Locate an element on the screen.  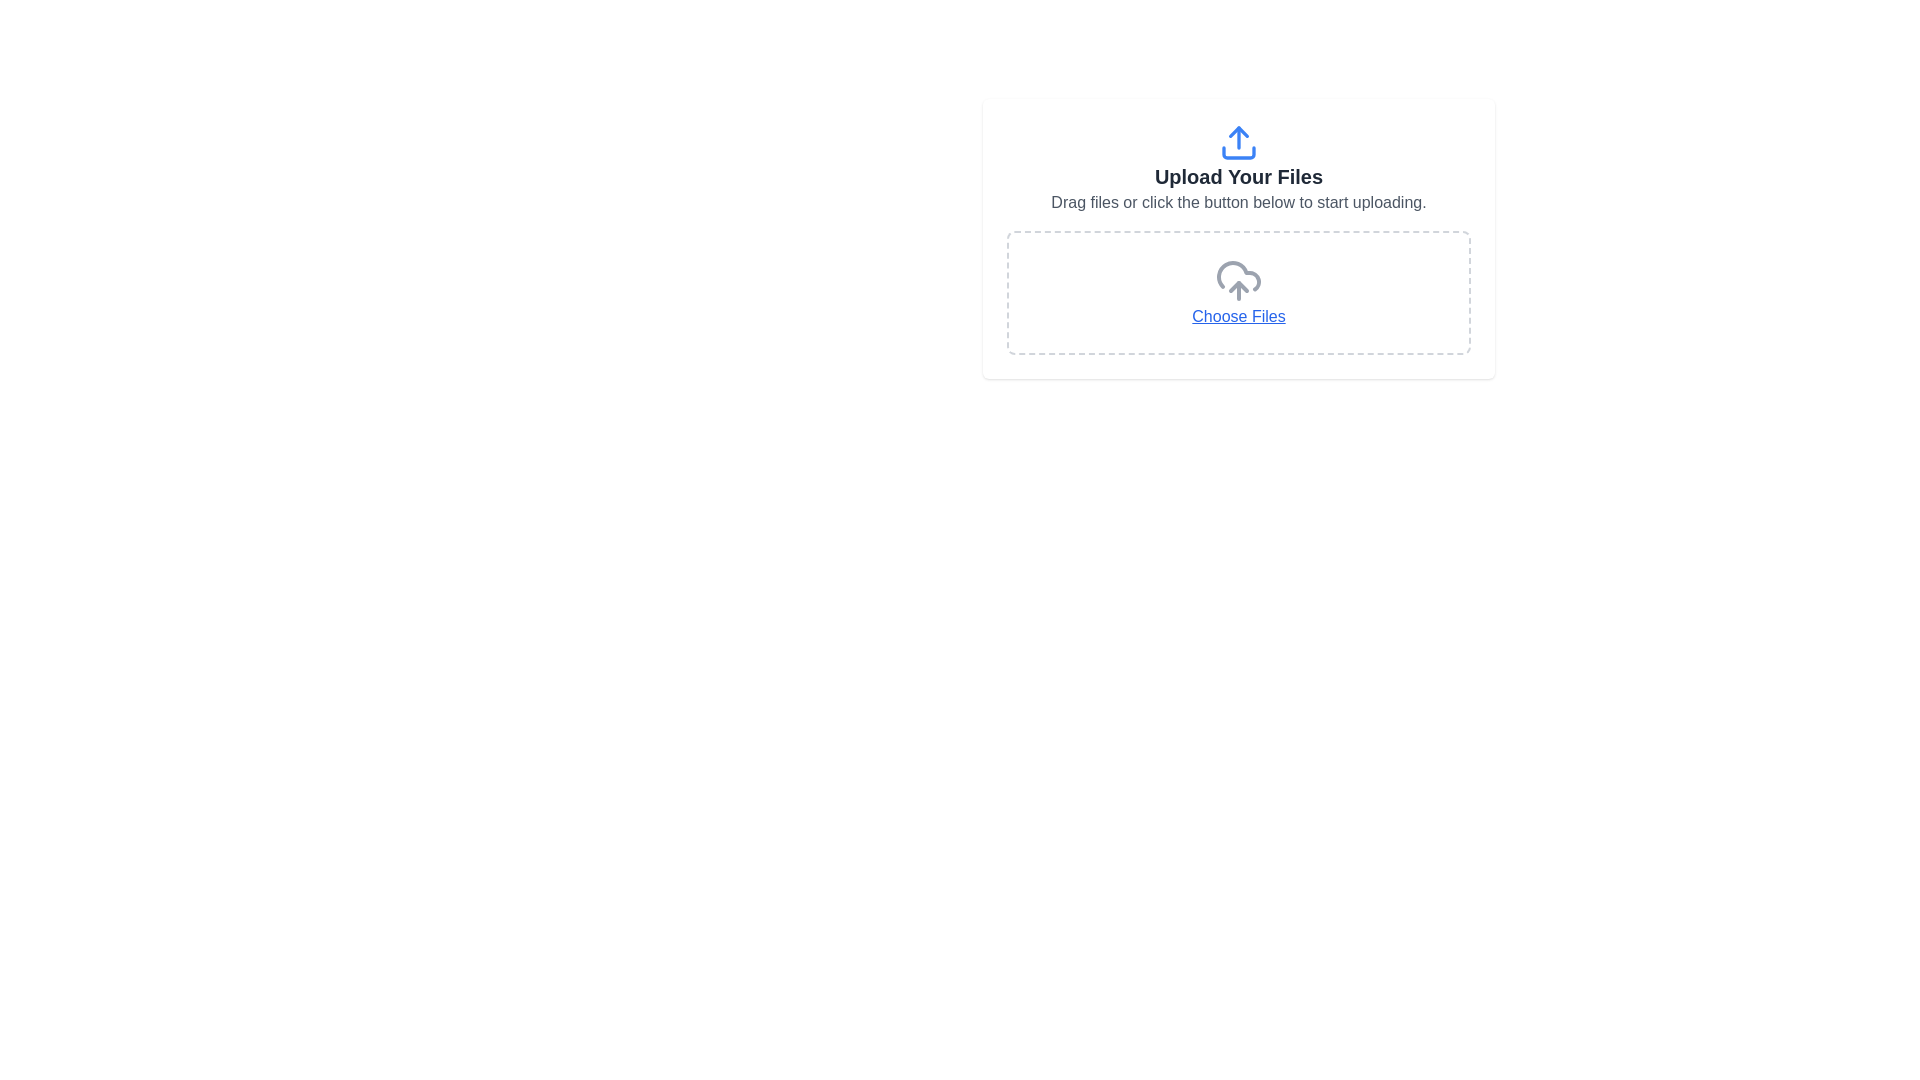
the polygonal shape that represents the arrowhead of the upload icon within the SVG graphical structure, positioned at the topmost part of the icon is located at coordinates (1237, 131).